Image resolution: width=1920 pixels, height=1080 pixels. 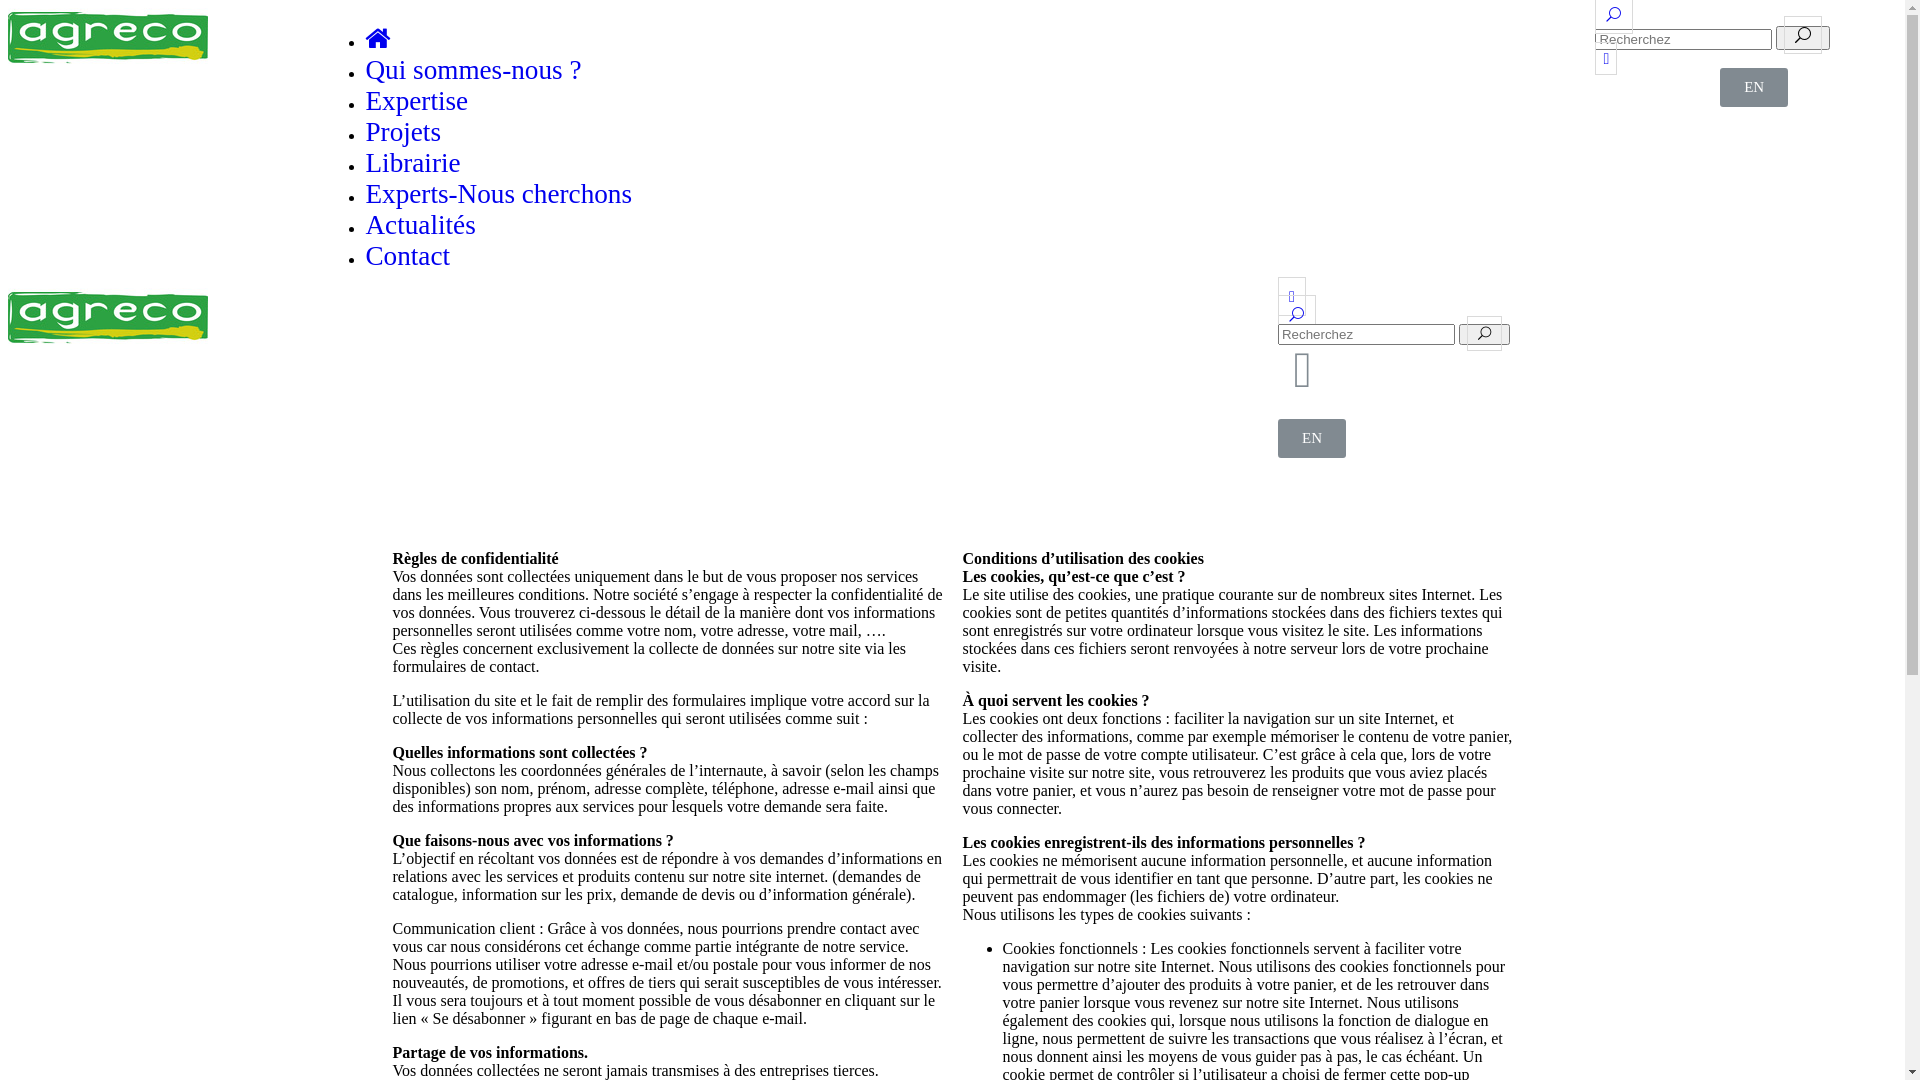 What do you see at coordinates (472, 68) in the screenshot?
I see `'Qui sommes-nous ?'` at bounding box center [472, 68].